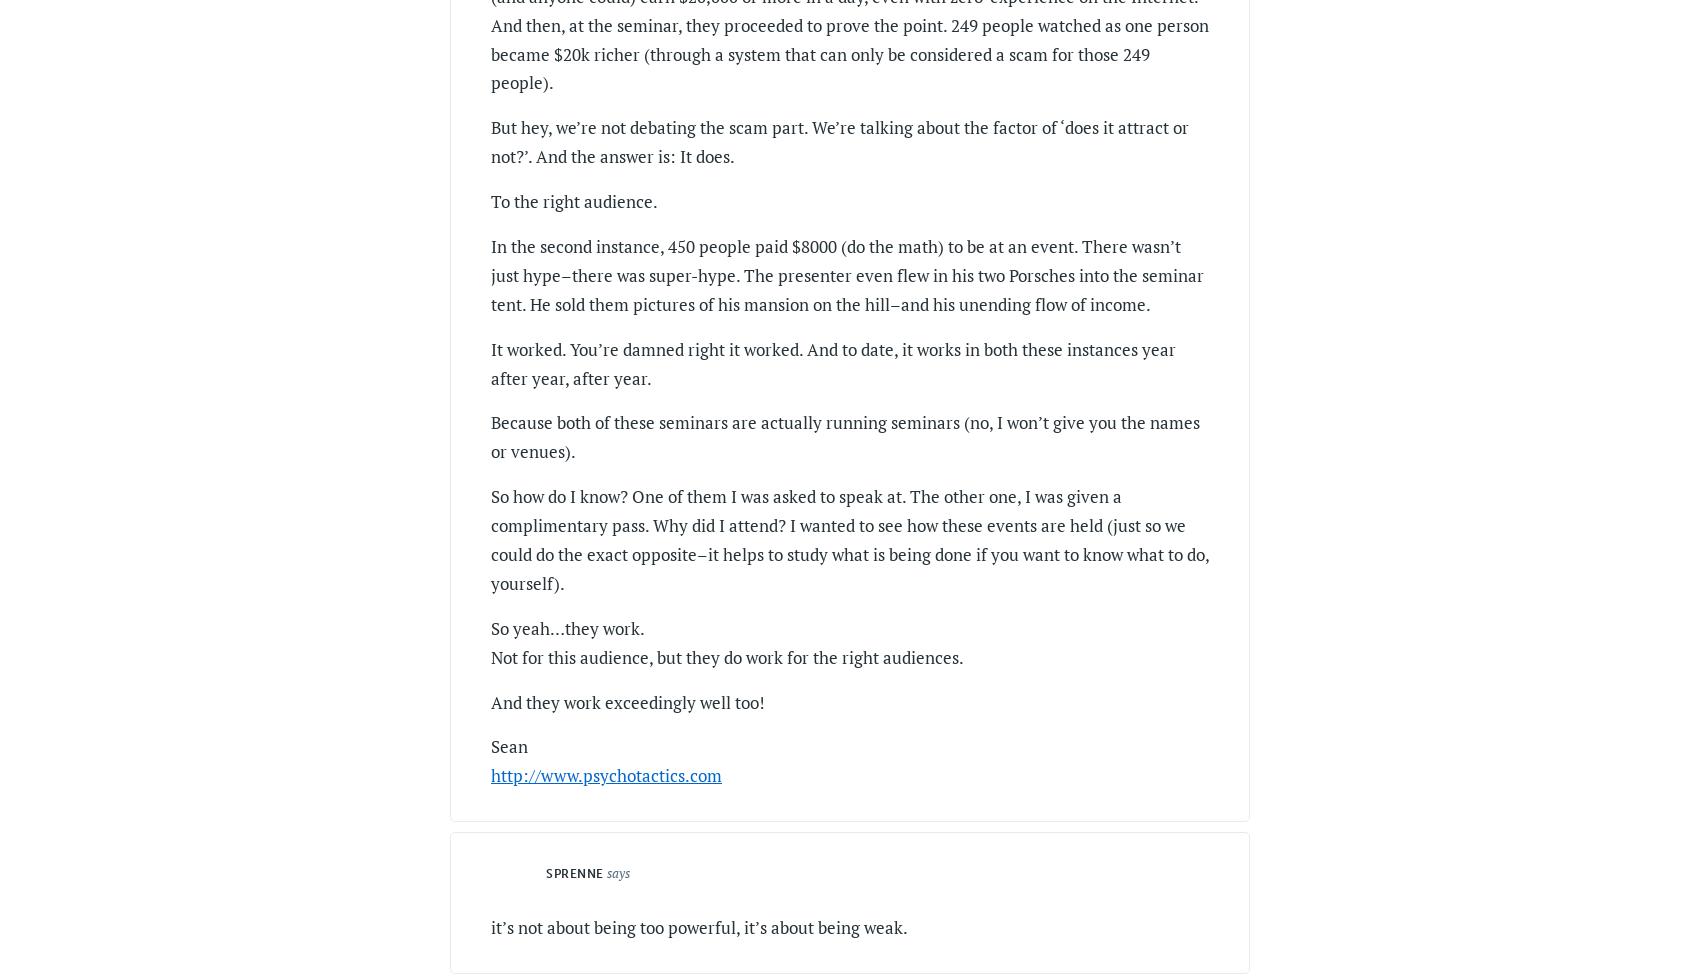 This screenshot has height=976, width=1700. Describe the element at coordinates (699, 926) in the screenshot. I see `'it’s not about being too powerful, it’s about being weak.'` at that location.